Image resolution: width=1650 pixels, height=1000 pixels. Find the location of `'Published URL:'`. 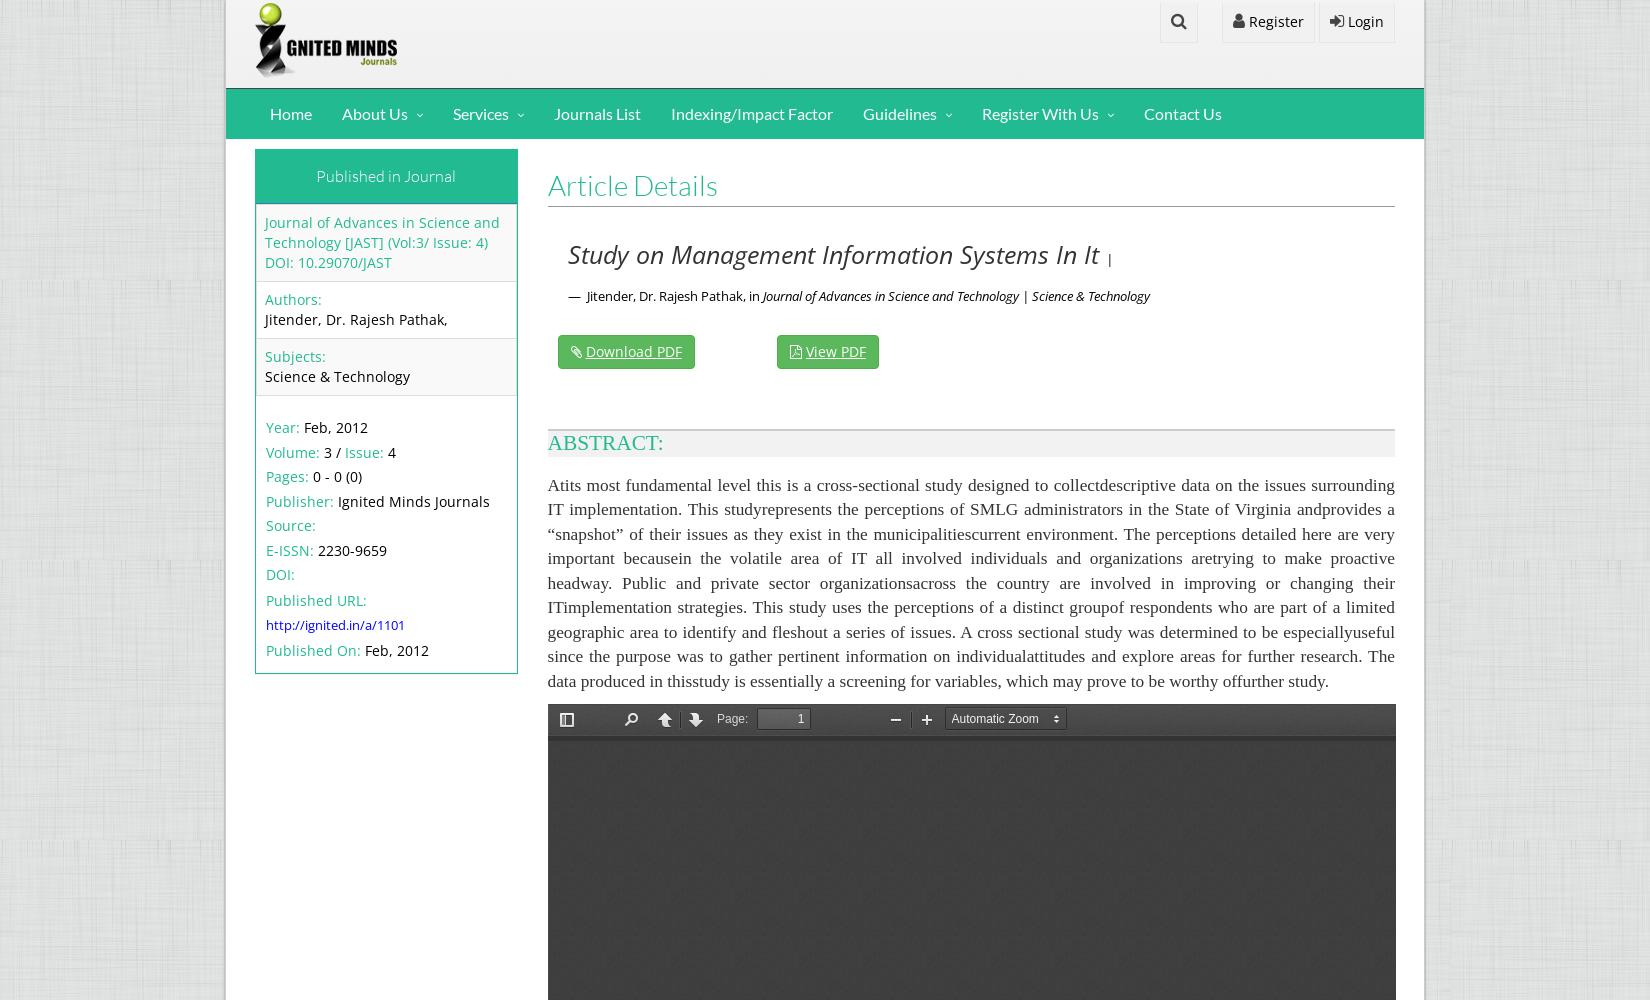

'Published URL:' is located at coordinates (316, 598).